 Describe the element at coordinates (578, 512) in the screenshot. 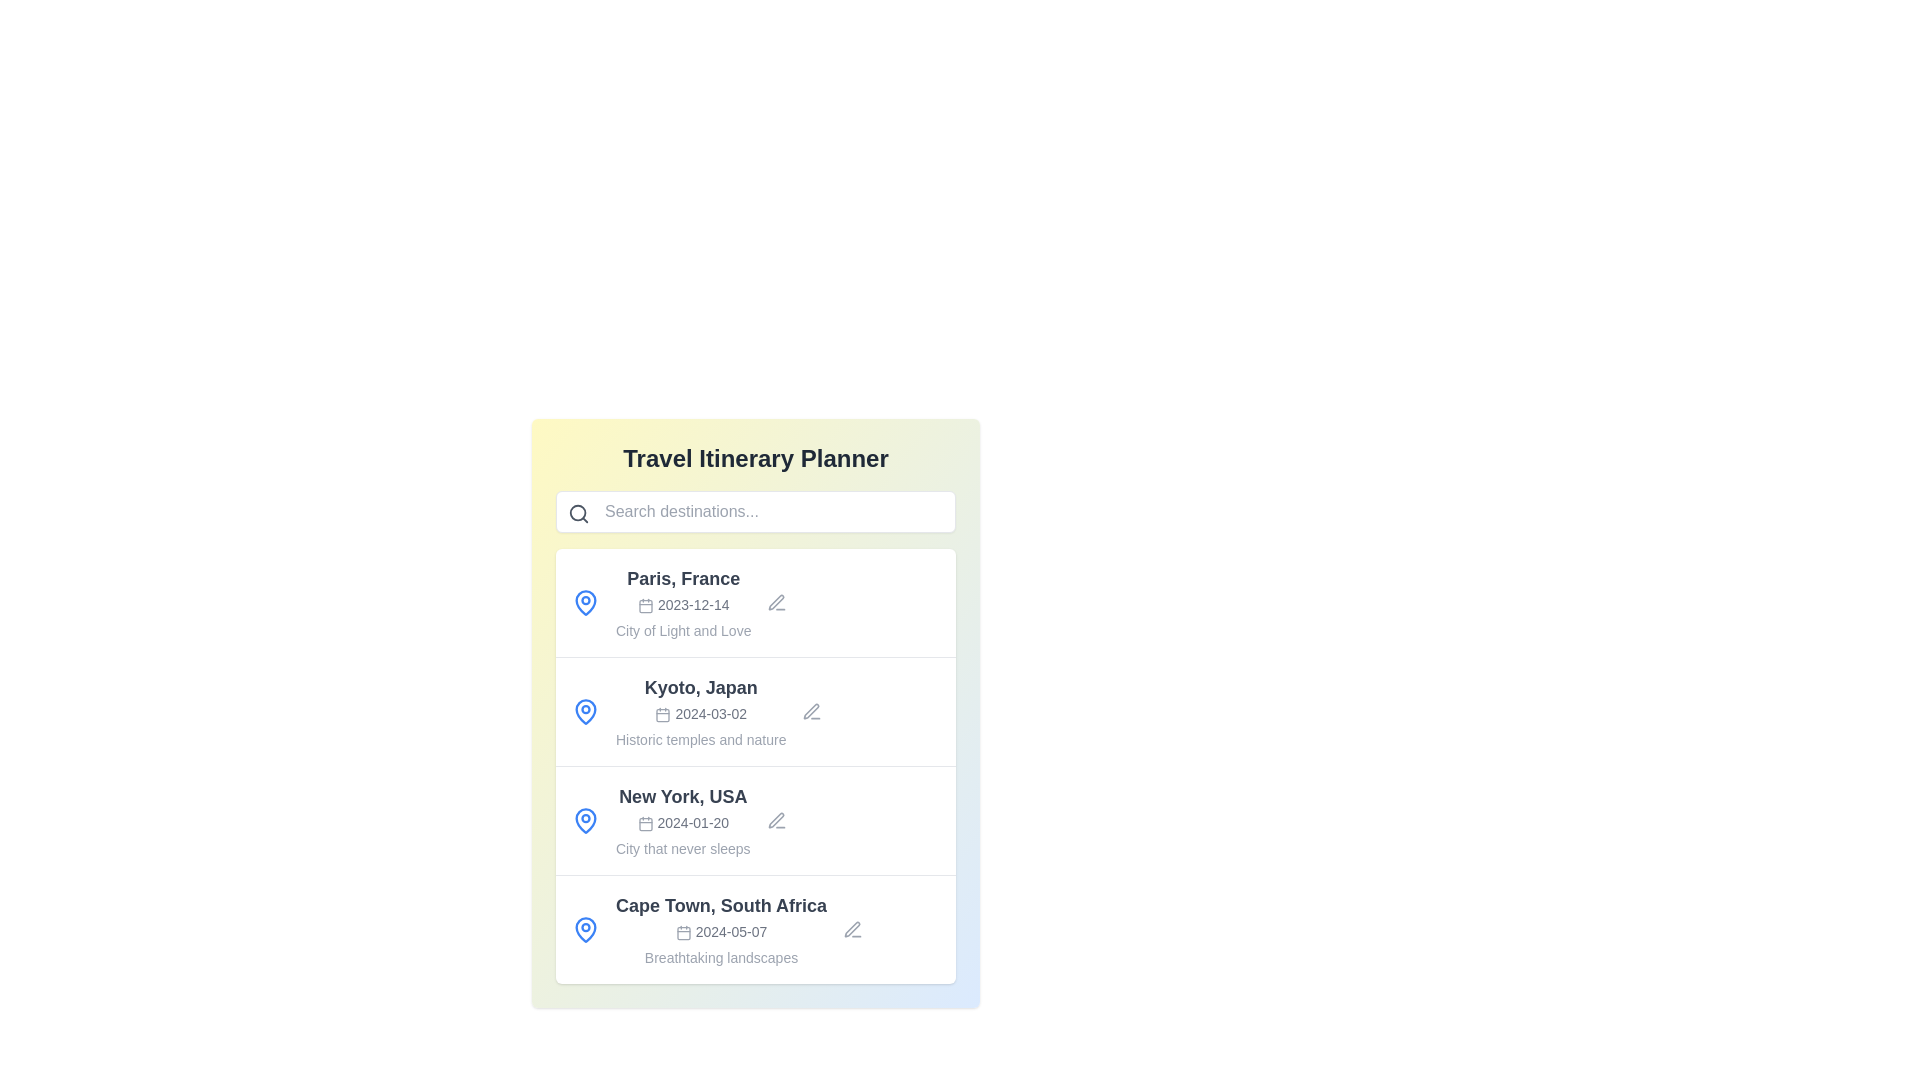

I see `the search icon located on the left side of the search input field` at that location.